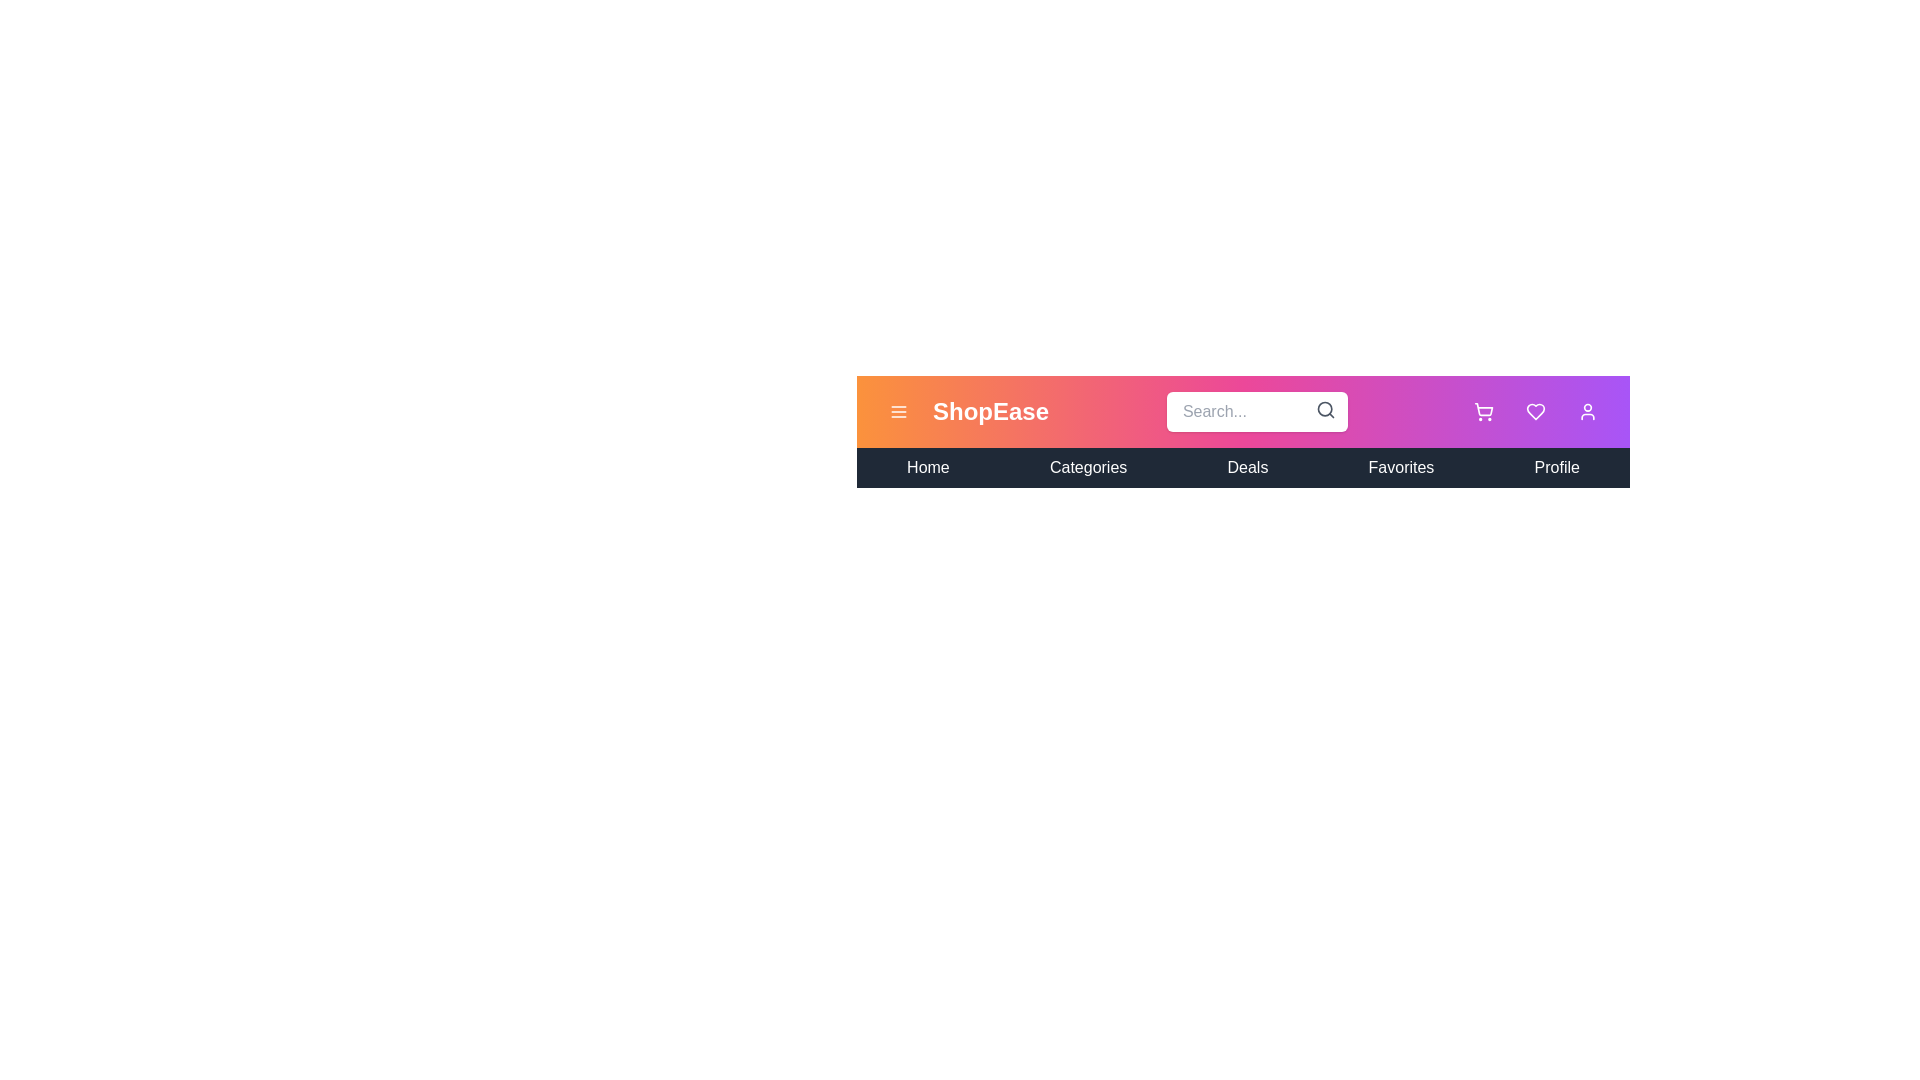  Describe the element at coordinates (1483, 411) in the screenshot. I see `shopping cart icon to view the cart` at that location.